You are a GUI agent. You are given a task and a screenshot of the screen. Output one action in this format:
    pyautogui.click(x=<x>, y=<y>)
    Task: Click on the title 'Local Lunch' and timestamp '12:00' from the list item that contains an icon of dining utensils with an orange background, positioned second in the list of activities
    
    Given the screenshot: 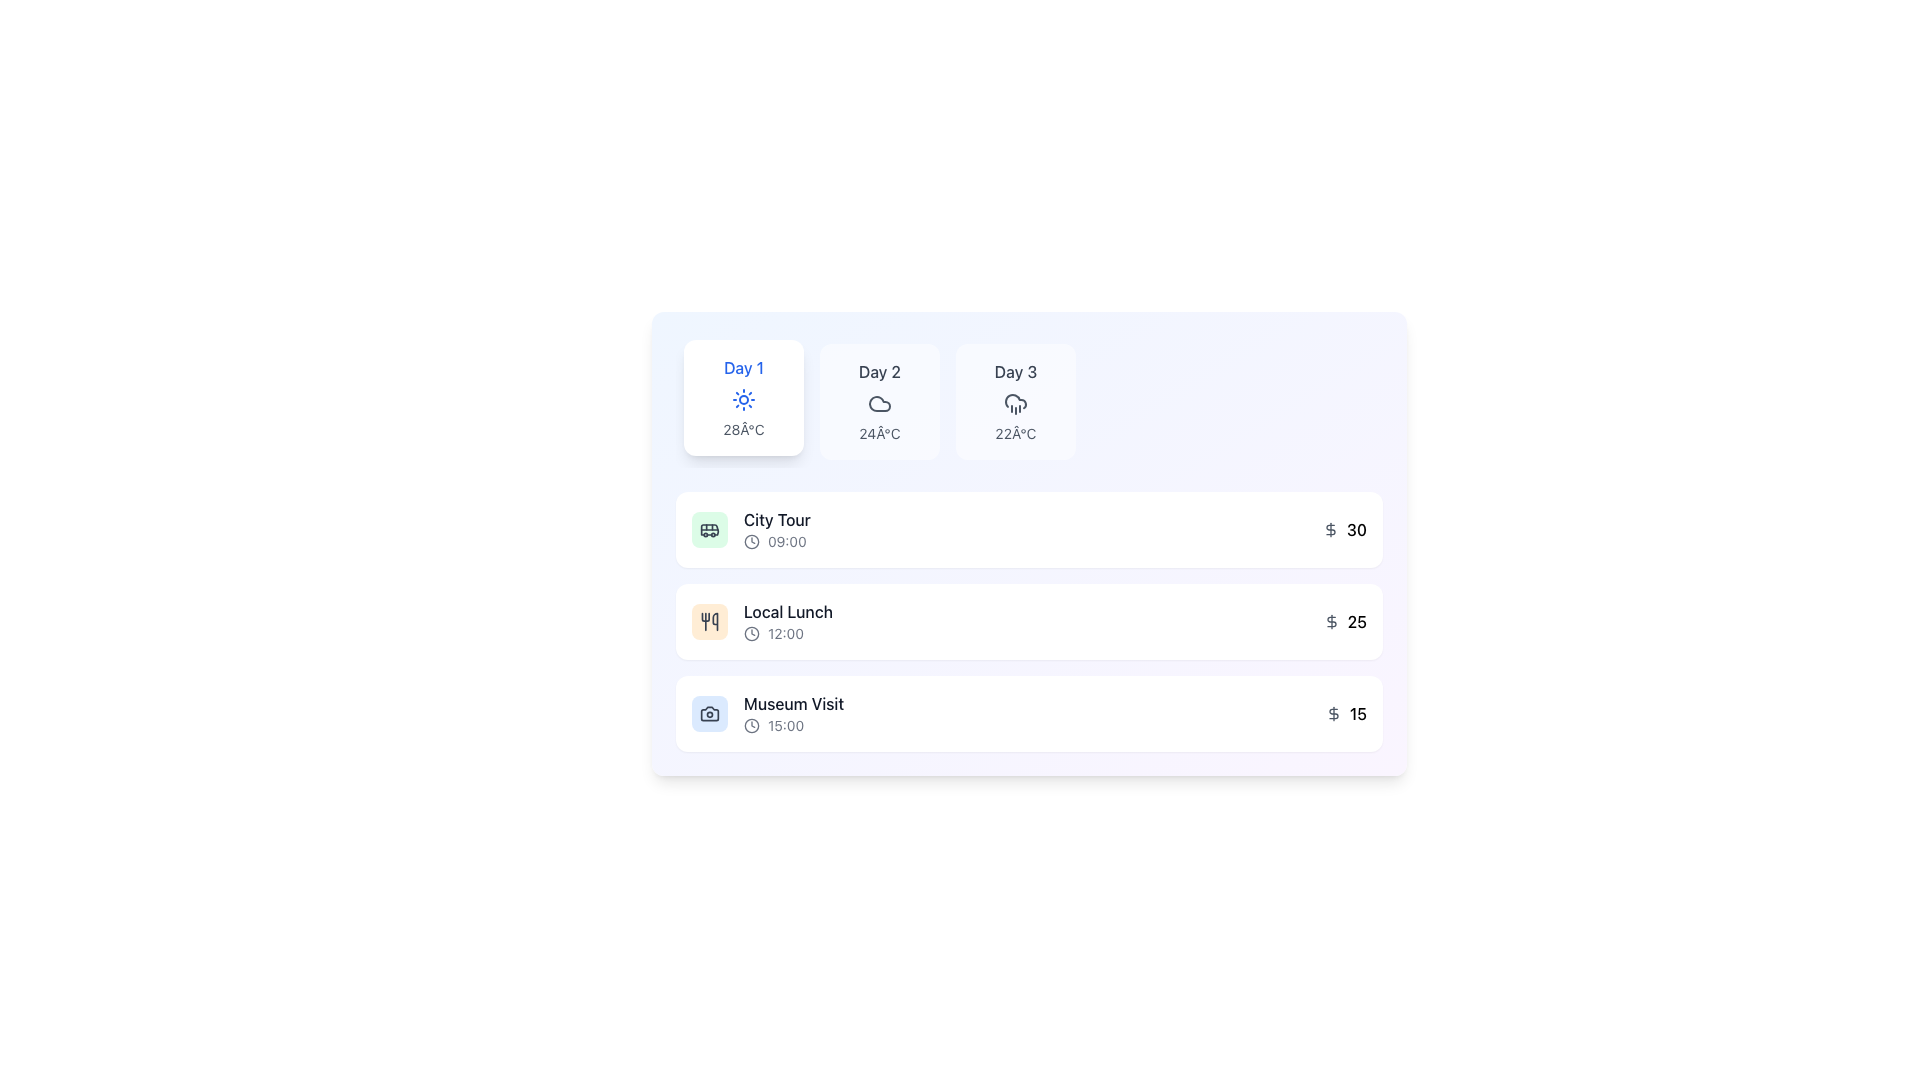 What is the action you would take?
    pyautogui.click(x=761, y=620)
    